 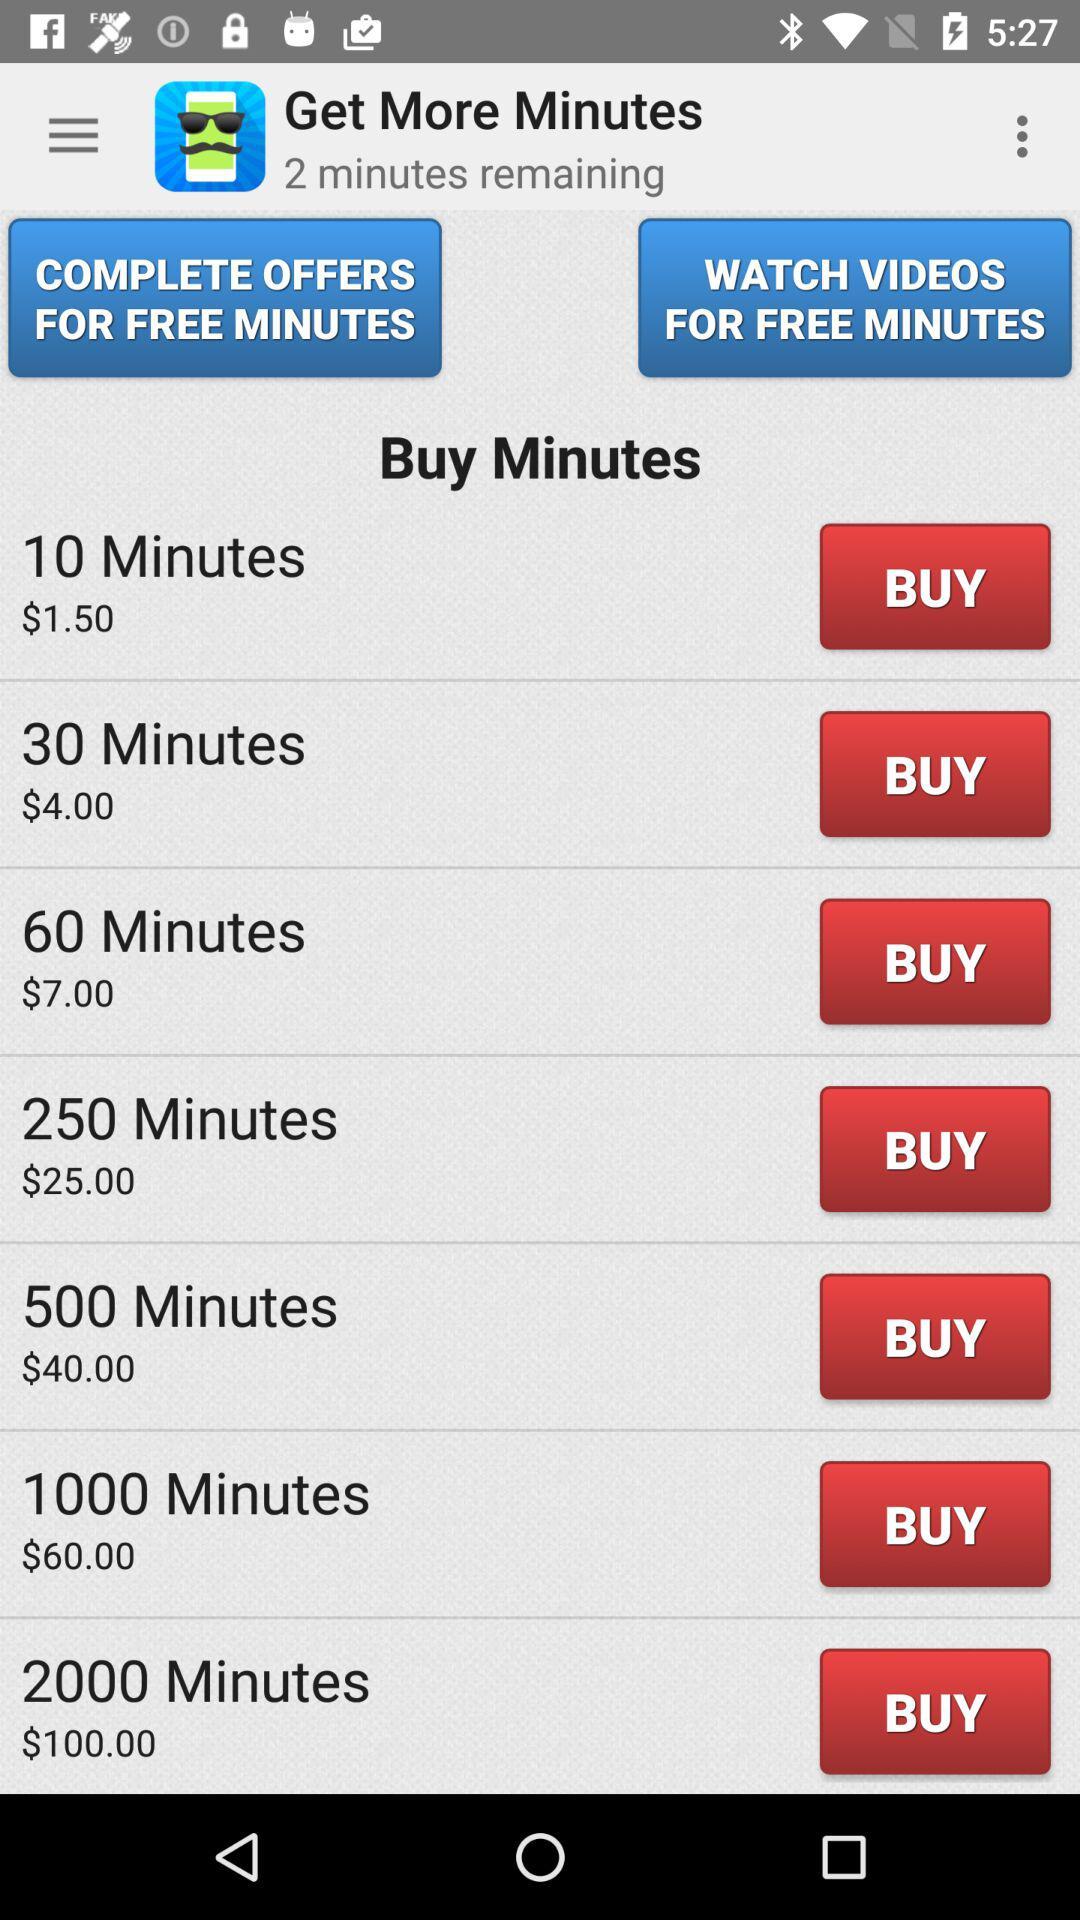 What do you see at coordinates (180, 1303) in the screenshot?
I see `the icon above the $40.00 item` at bounding box center [180, 1303].